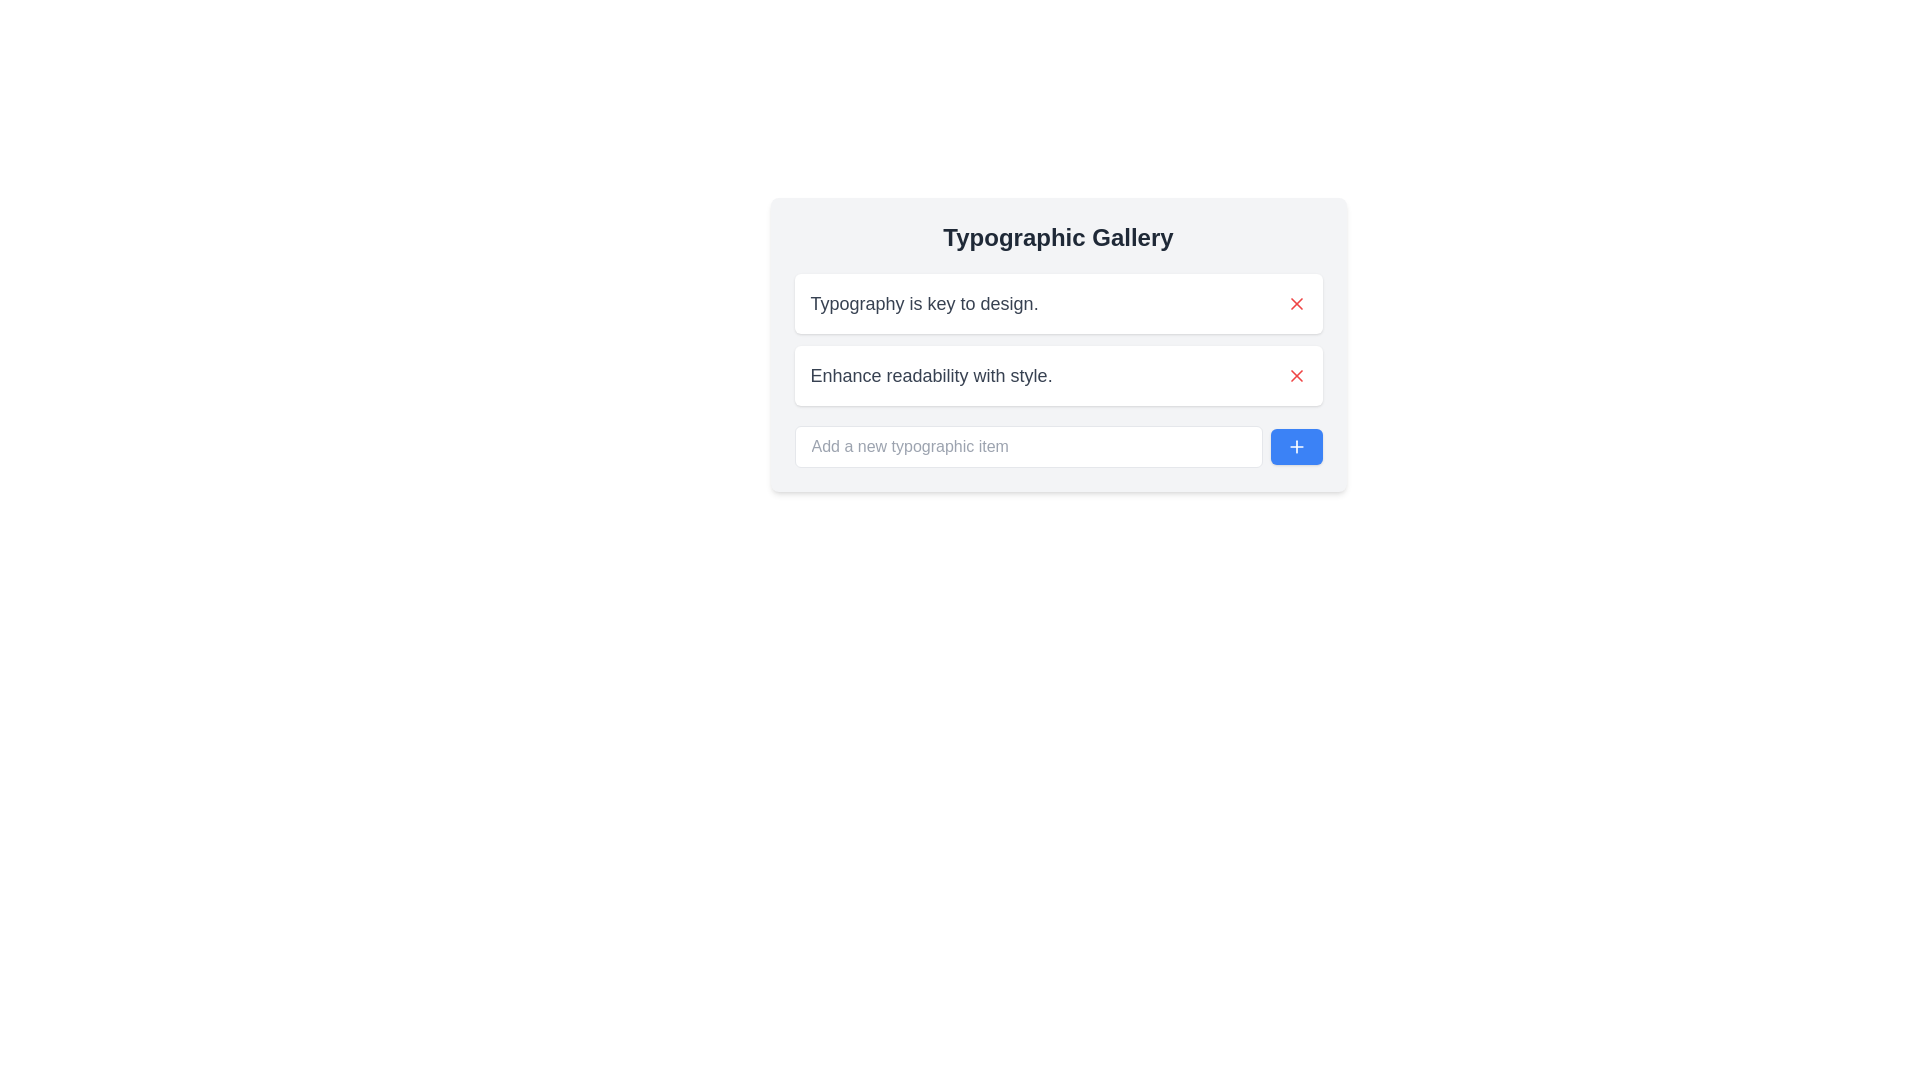  I want to click on the submit button located to the right of the 'Add a new typographic item' text input field, so click(1296, 446).